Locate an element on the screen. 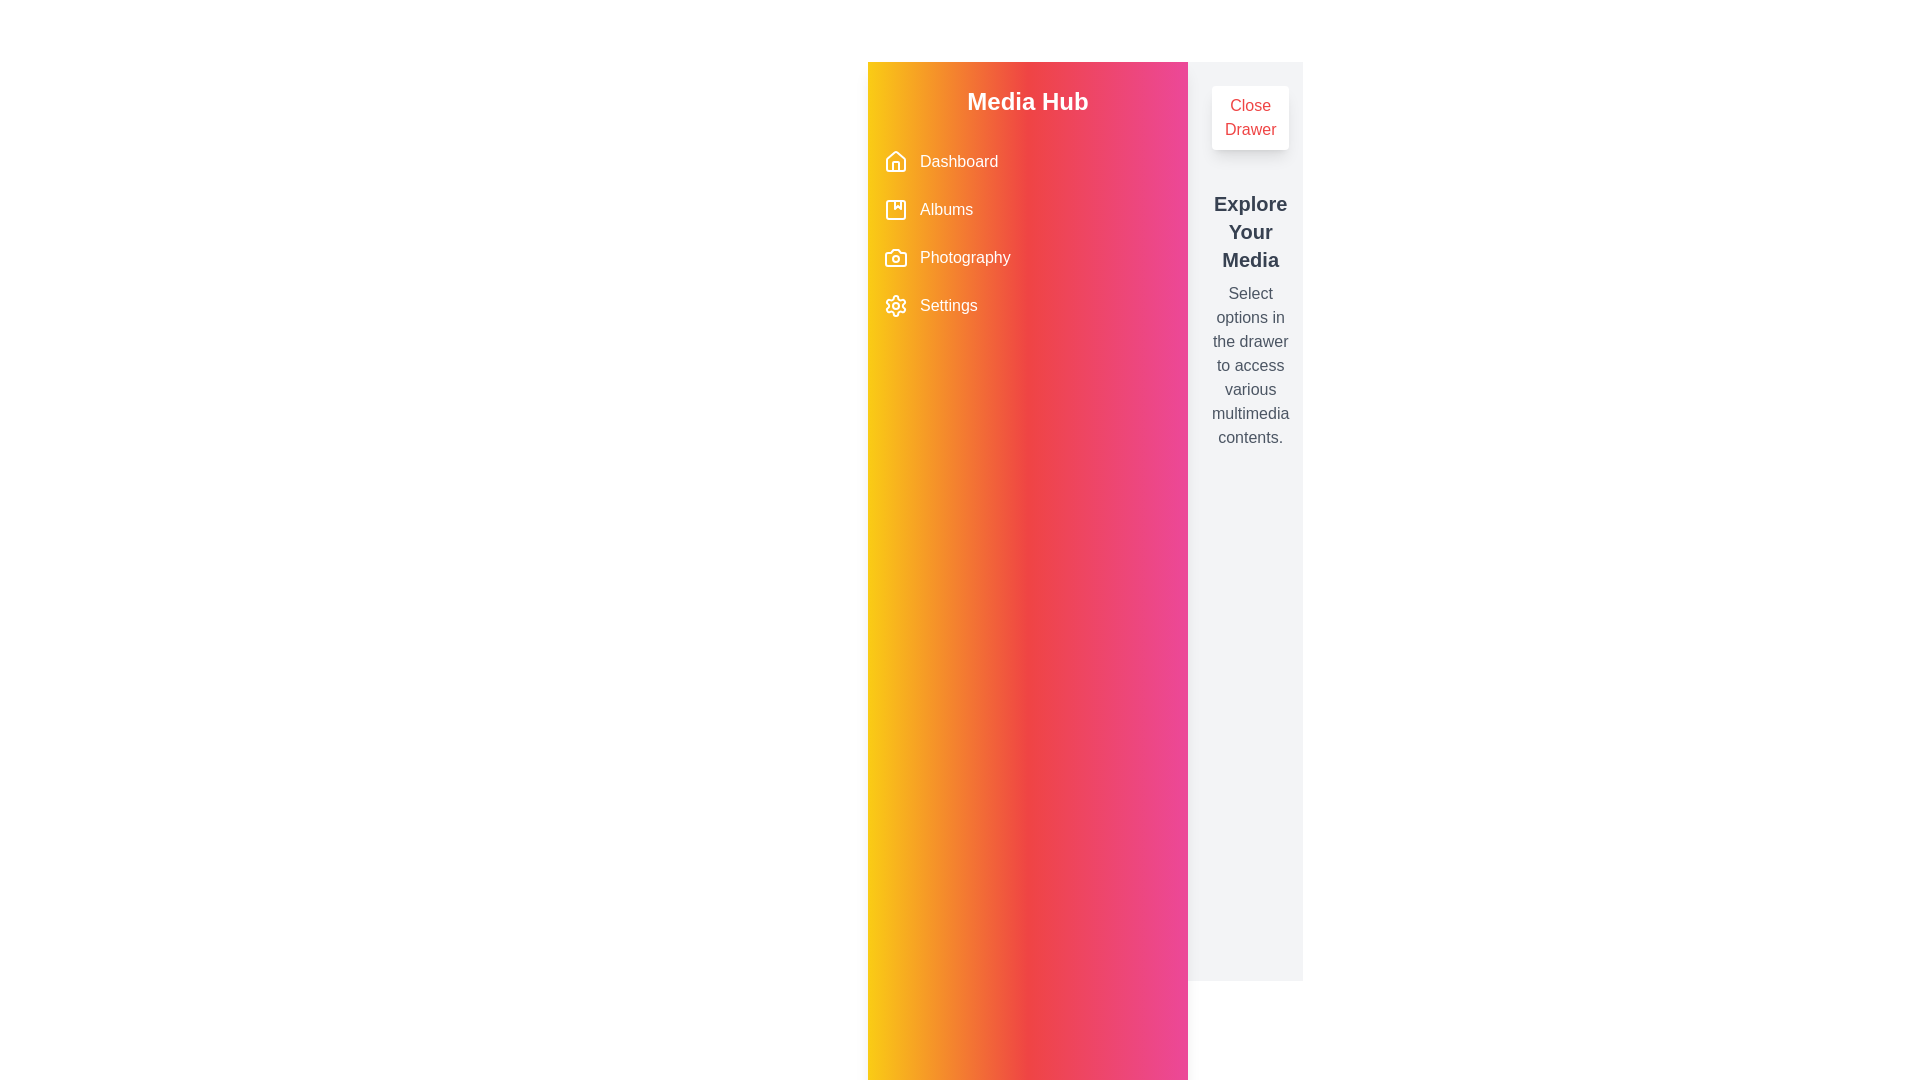  the text 'Explore Your Media' to interact with it is located at coordinates (1248, 230).